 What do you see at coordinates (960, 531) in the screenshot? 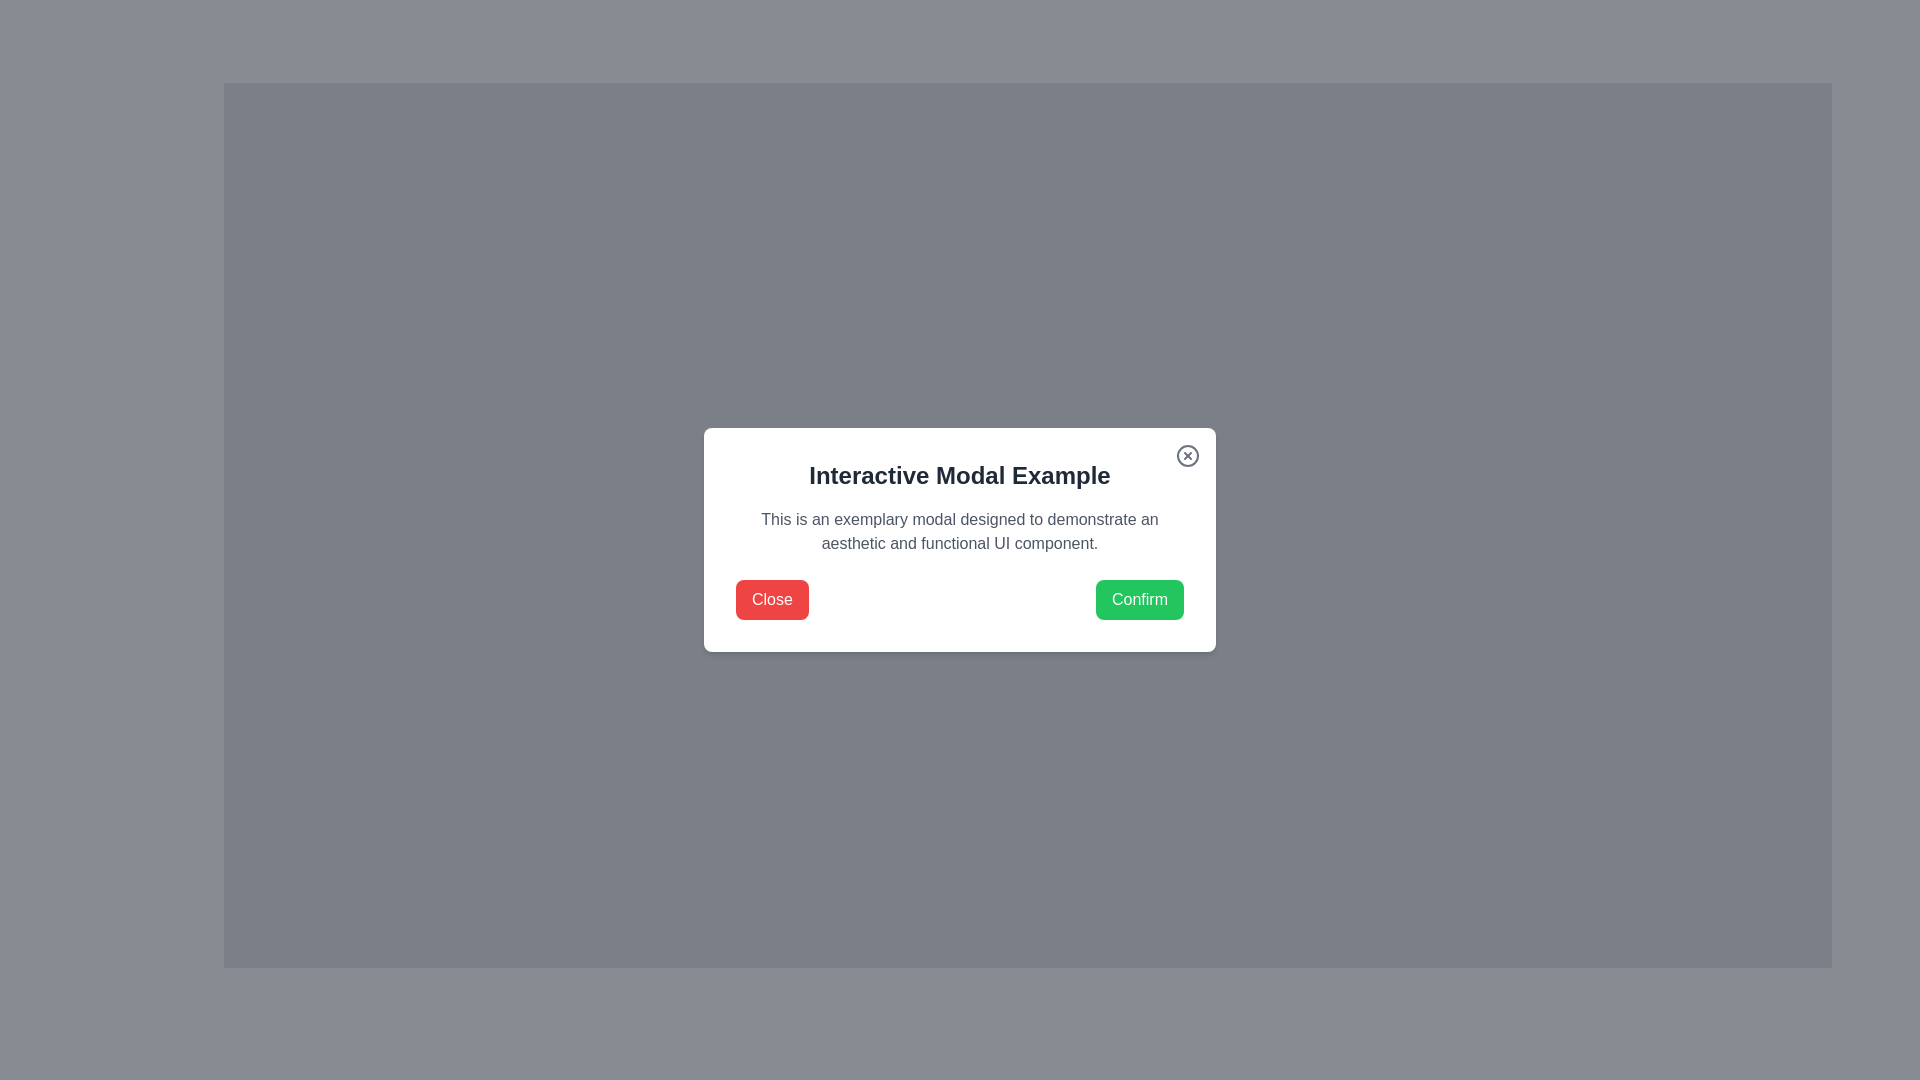
I see `the descriptive text block located below the header 'Interactive Modal Example' and above the action buttons 'Close' and 'Confirm' within the modal dialog` at bounding box center [960, 531].